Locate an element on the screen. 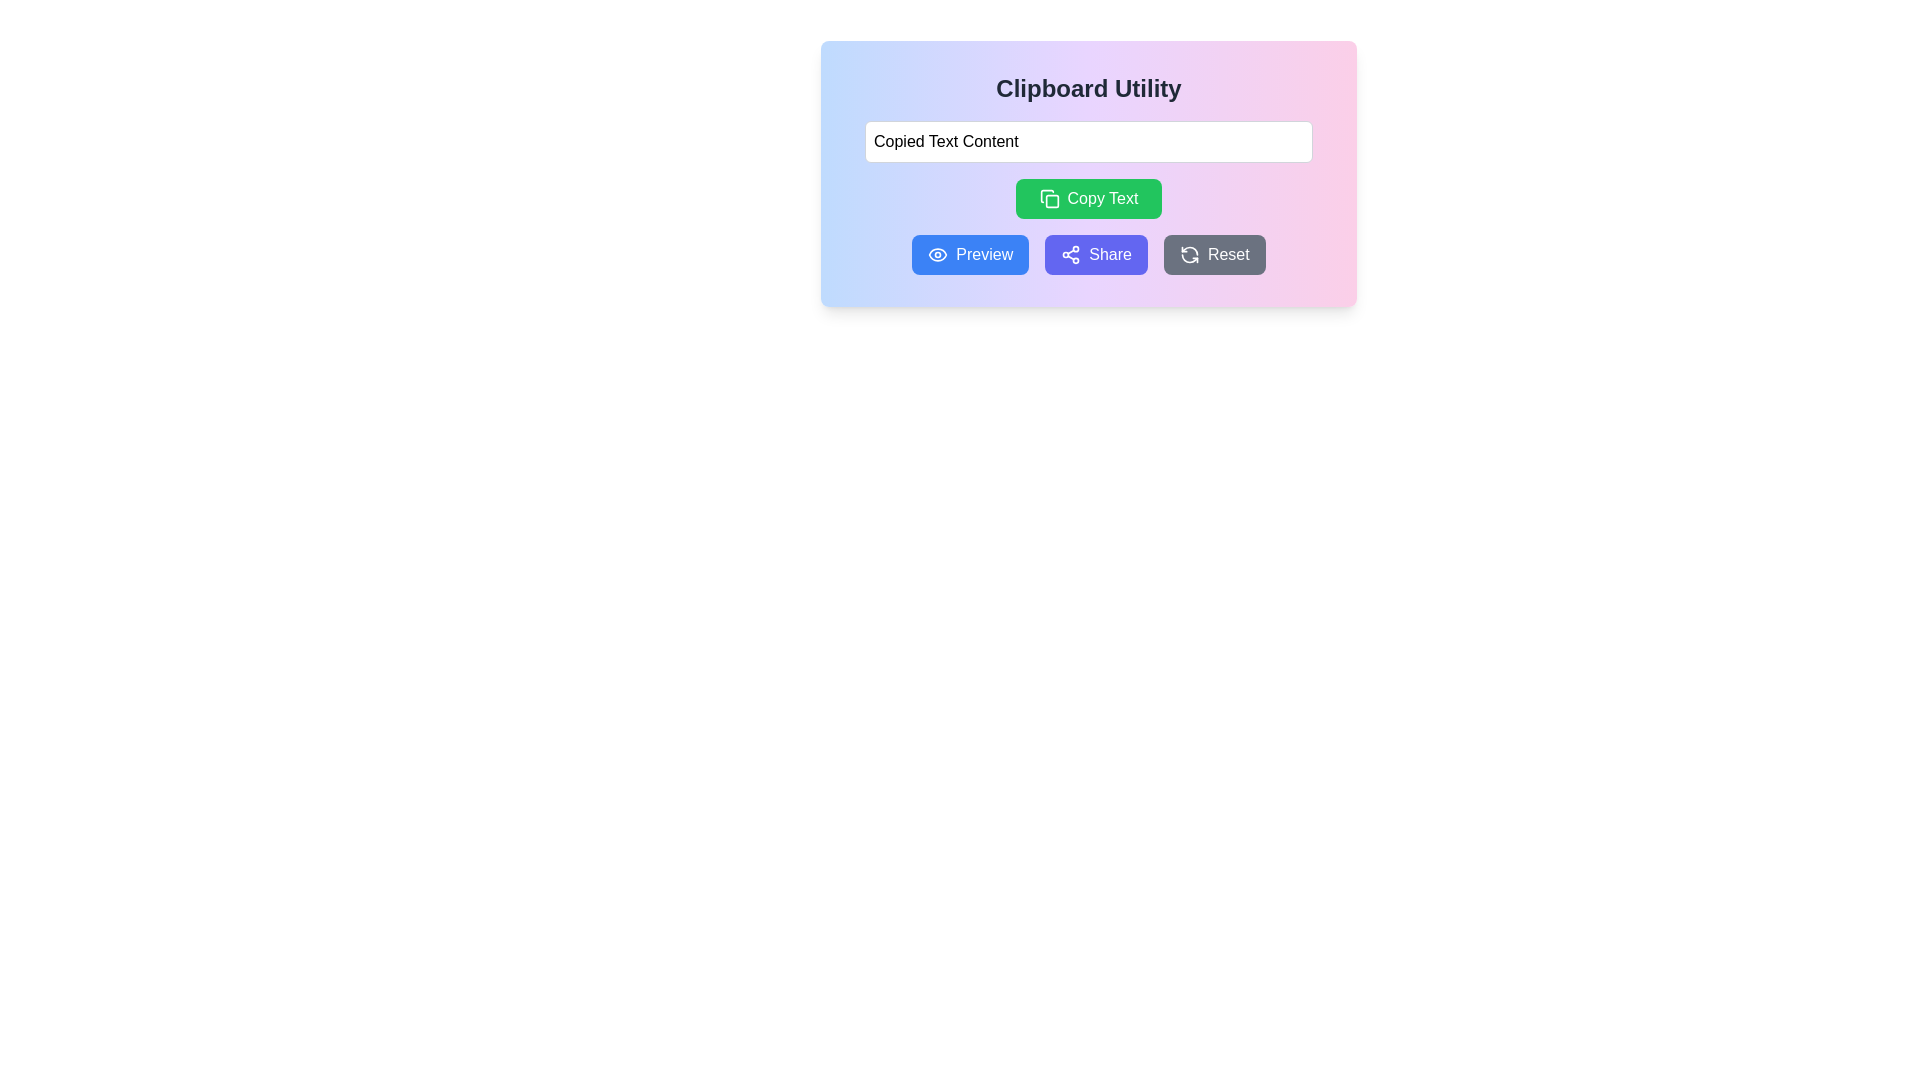  the selected text within the text input field located near the top-center of the interface, directly above the green 'Copy Text' button is located at coordinates (1088, 141).